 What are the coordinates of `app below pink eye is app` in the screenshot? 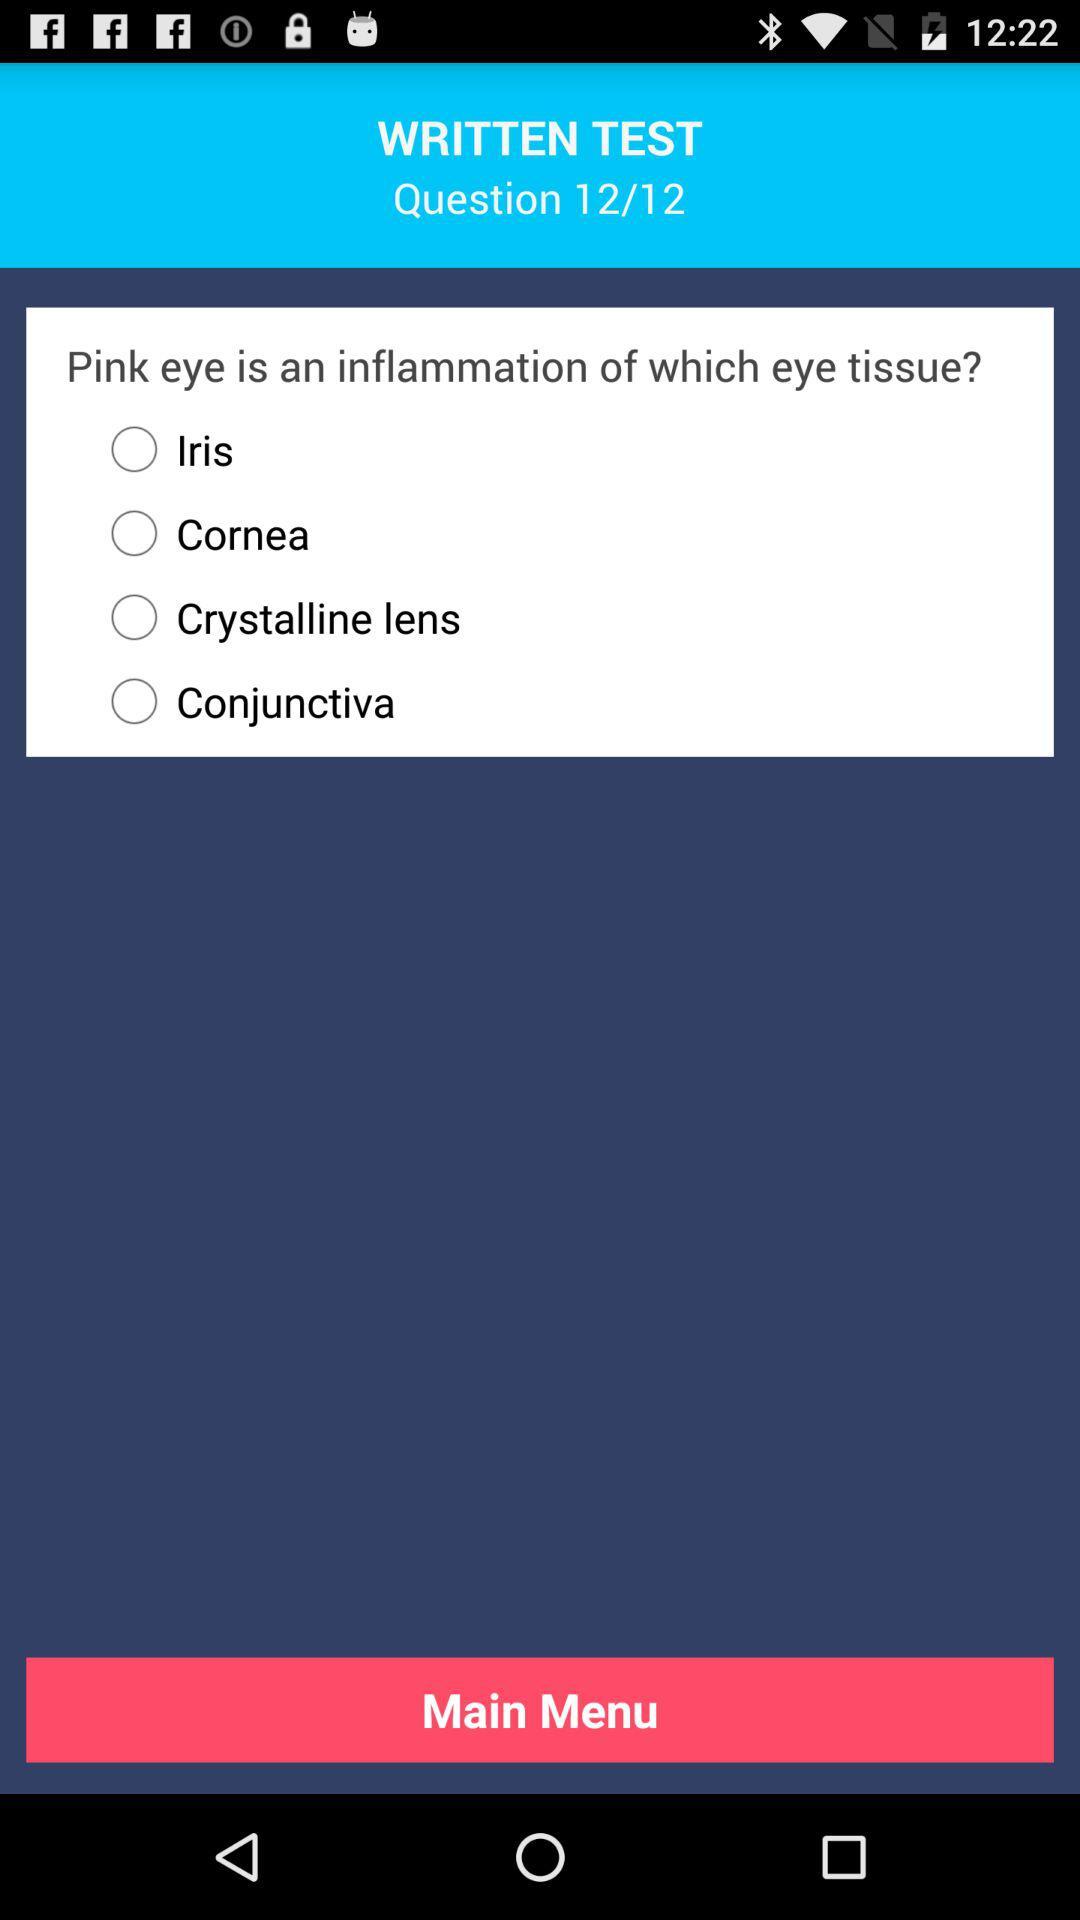 It's located at (162, 448).